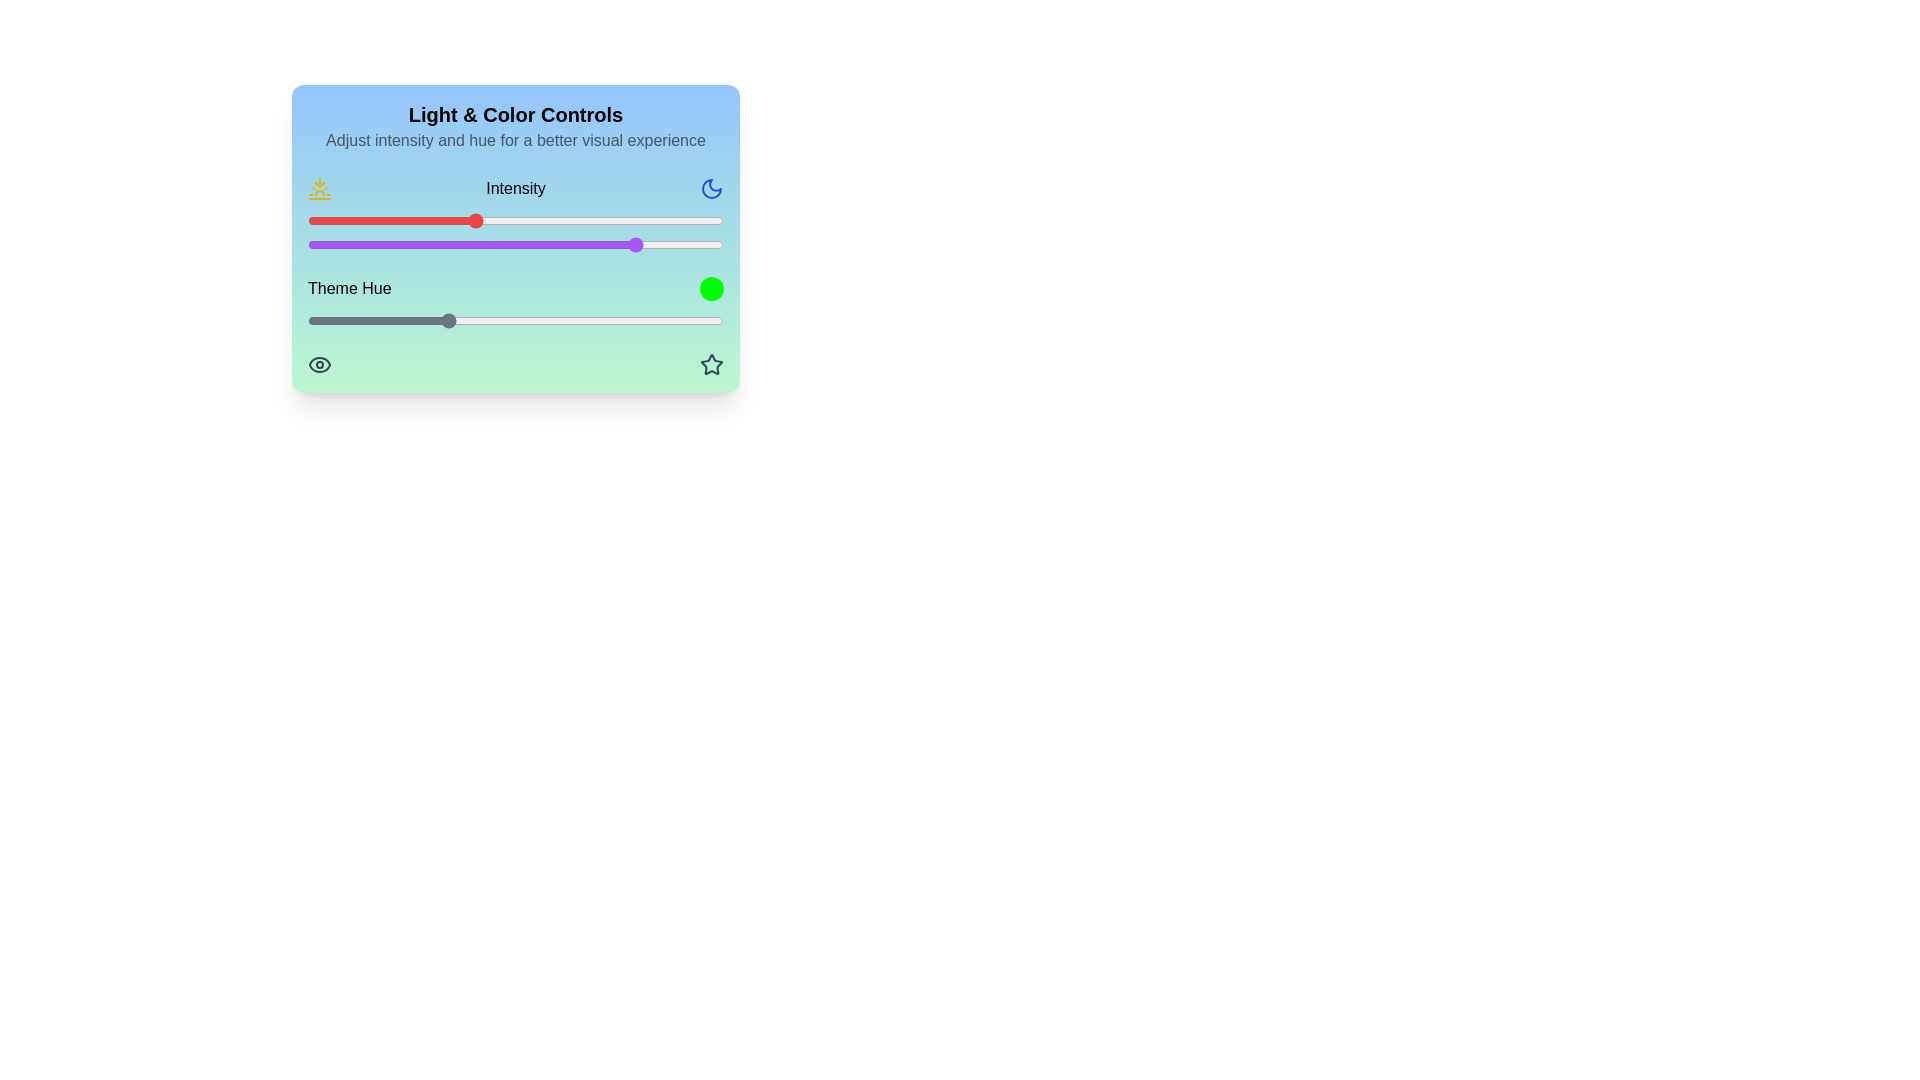 This screenshot has height=1080, width=1920. Describe the element at coordinates (511, 244) in the screenshot. I see `the slider value` at that location.